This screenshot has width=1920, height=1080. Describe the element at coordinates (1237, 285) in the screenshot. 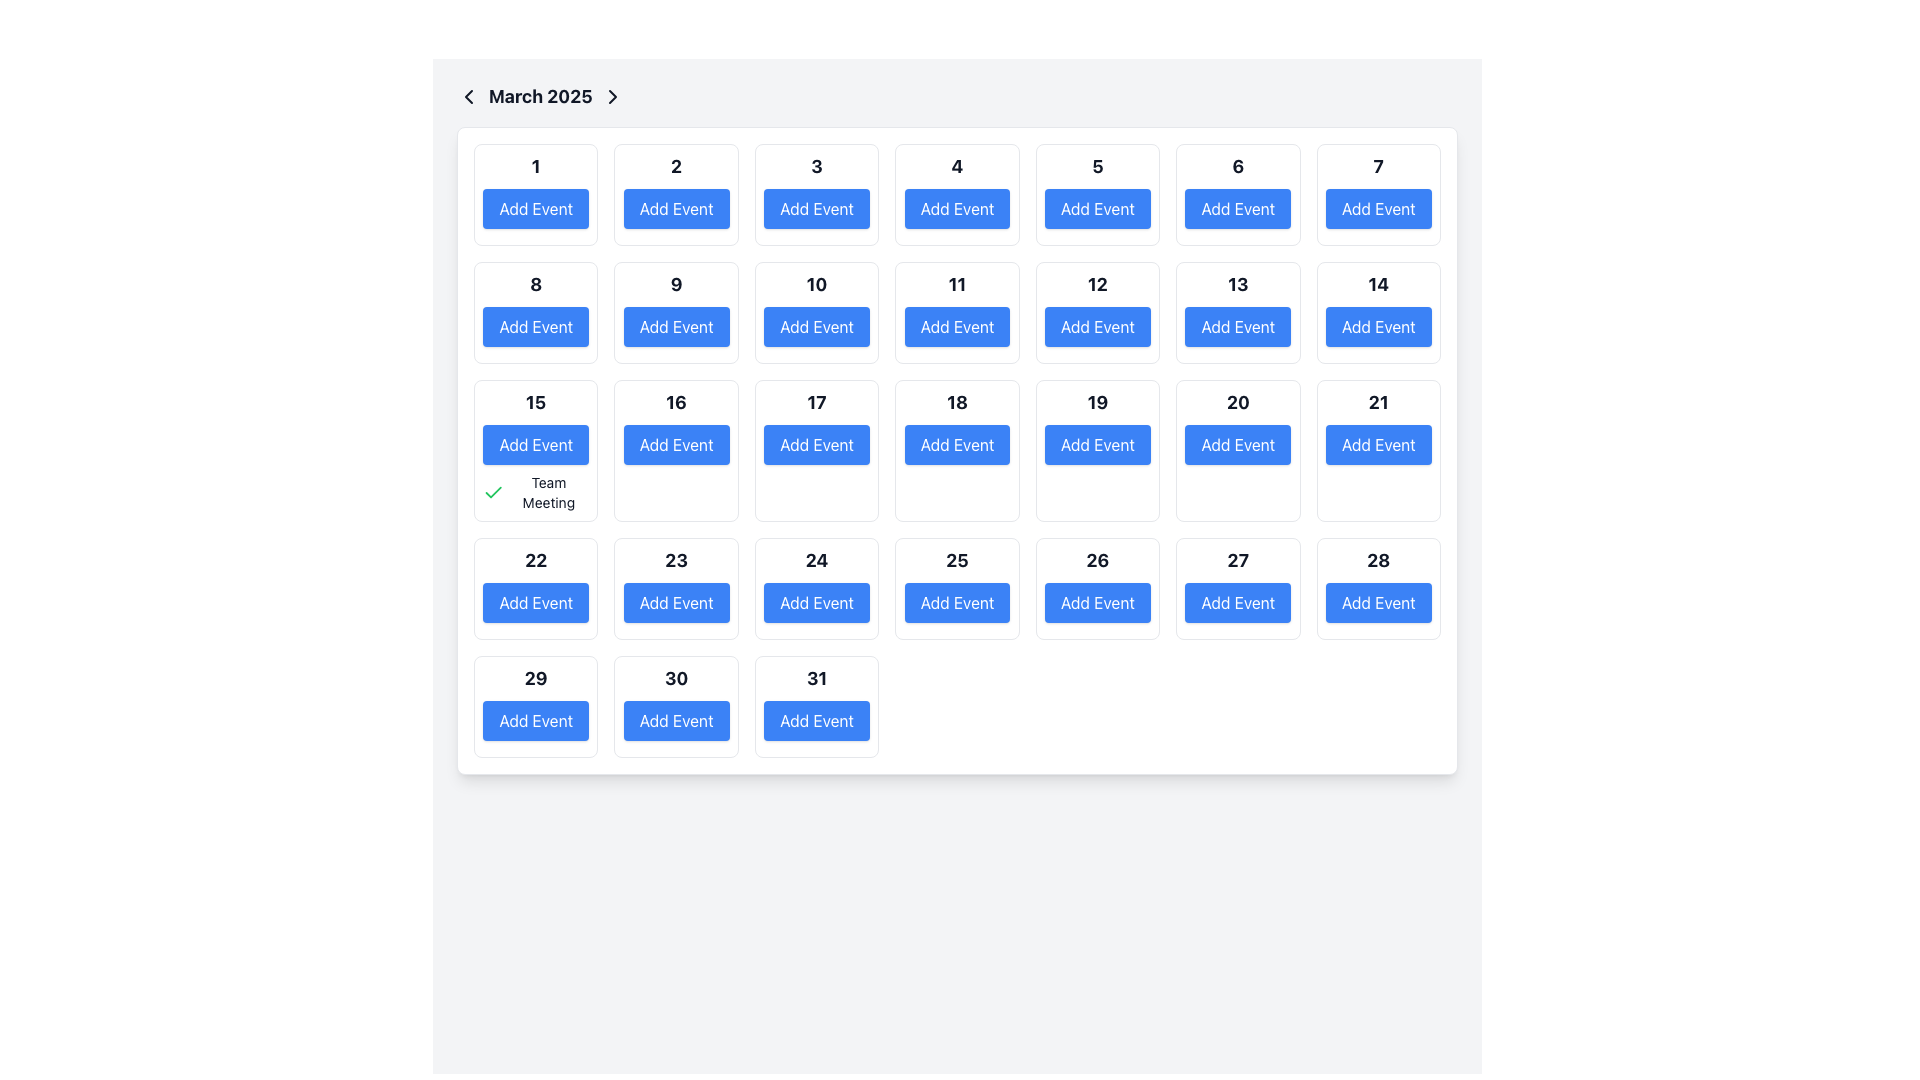

I see `the text label that indicates the 13th day in the calendar within the card layout, located in the fourth column of the second row of the grid` at that location.